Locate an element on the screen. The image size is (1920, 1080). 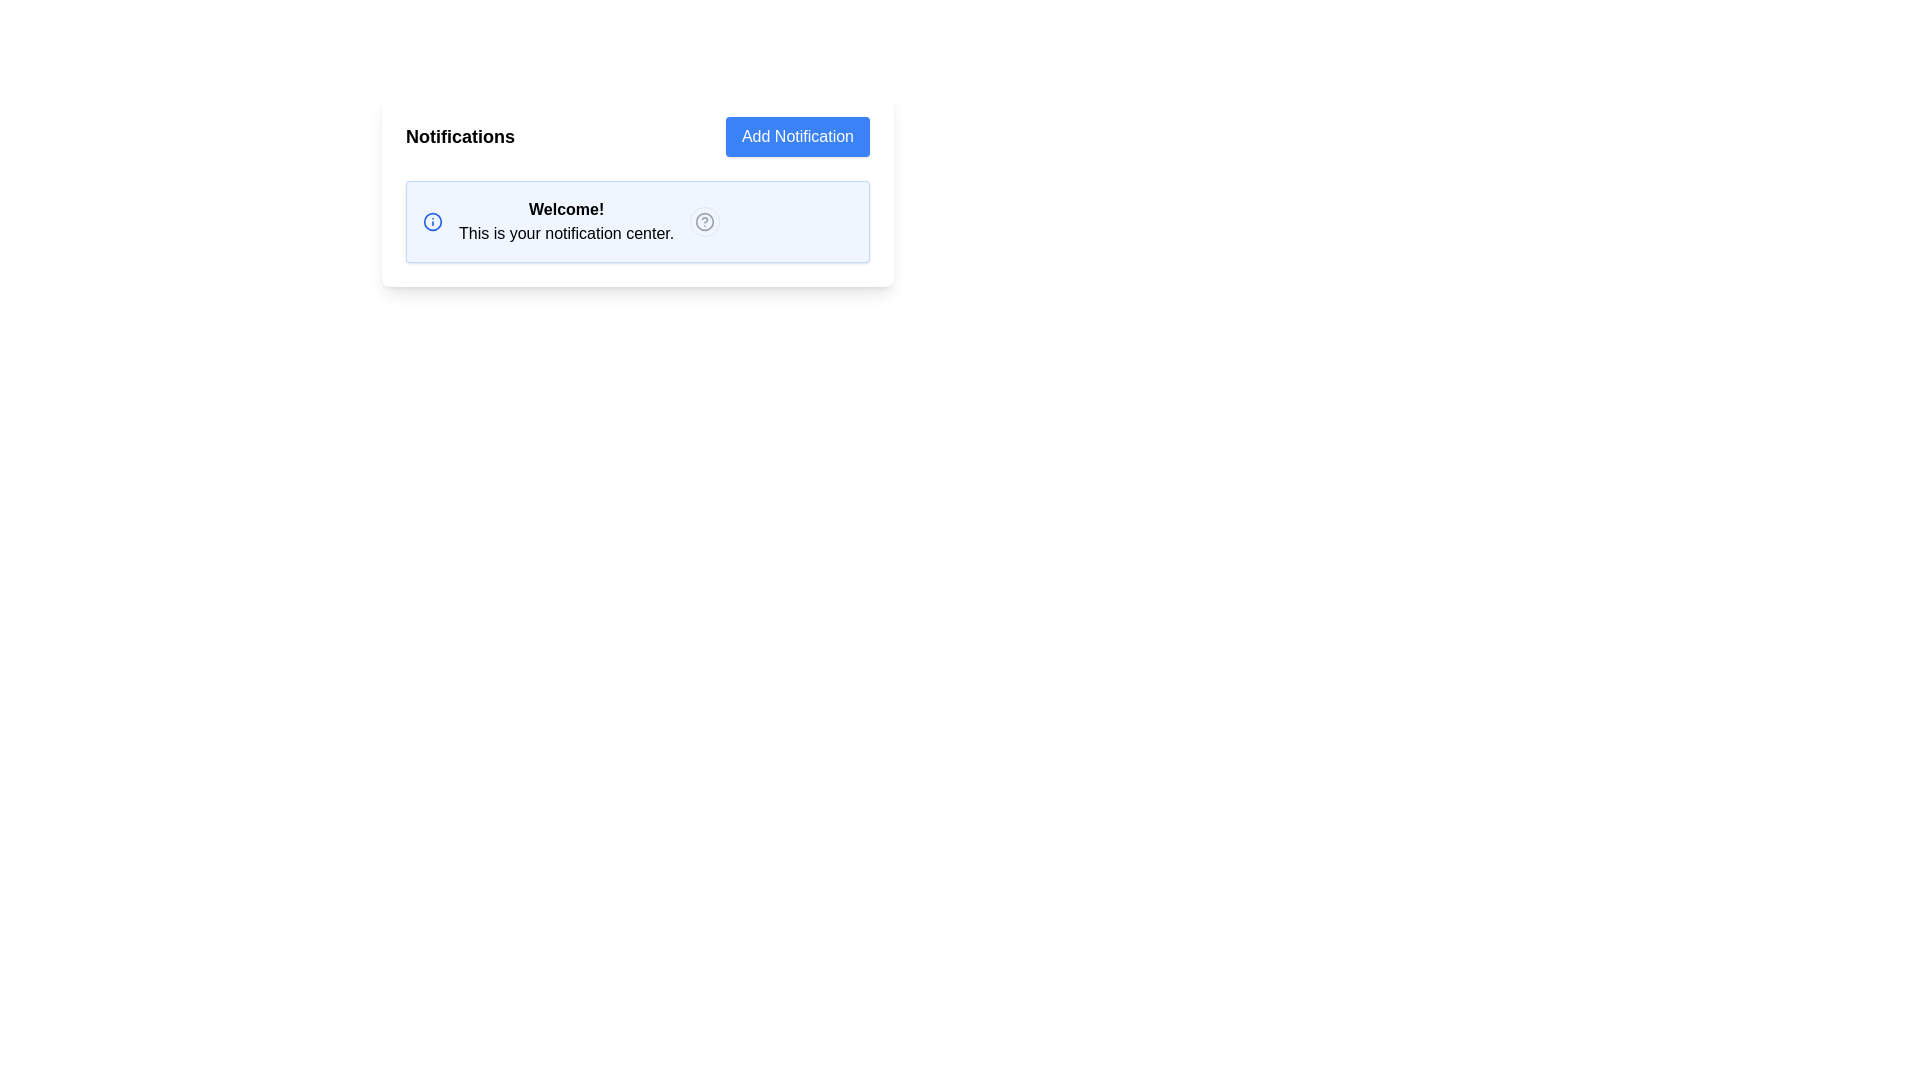
the decorative SVG circle located to the left of the text 'Welcome! This is your notification center.' is located at coordinates (431, 222).